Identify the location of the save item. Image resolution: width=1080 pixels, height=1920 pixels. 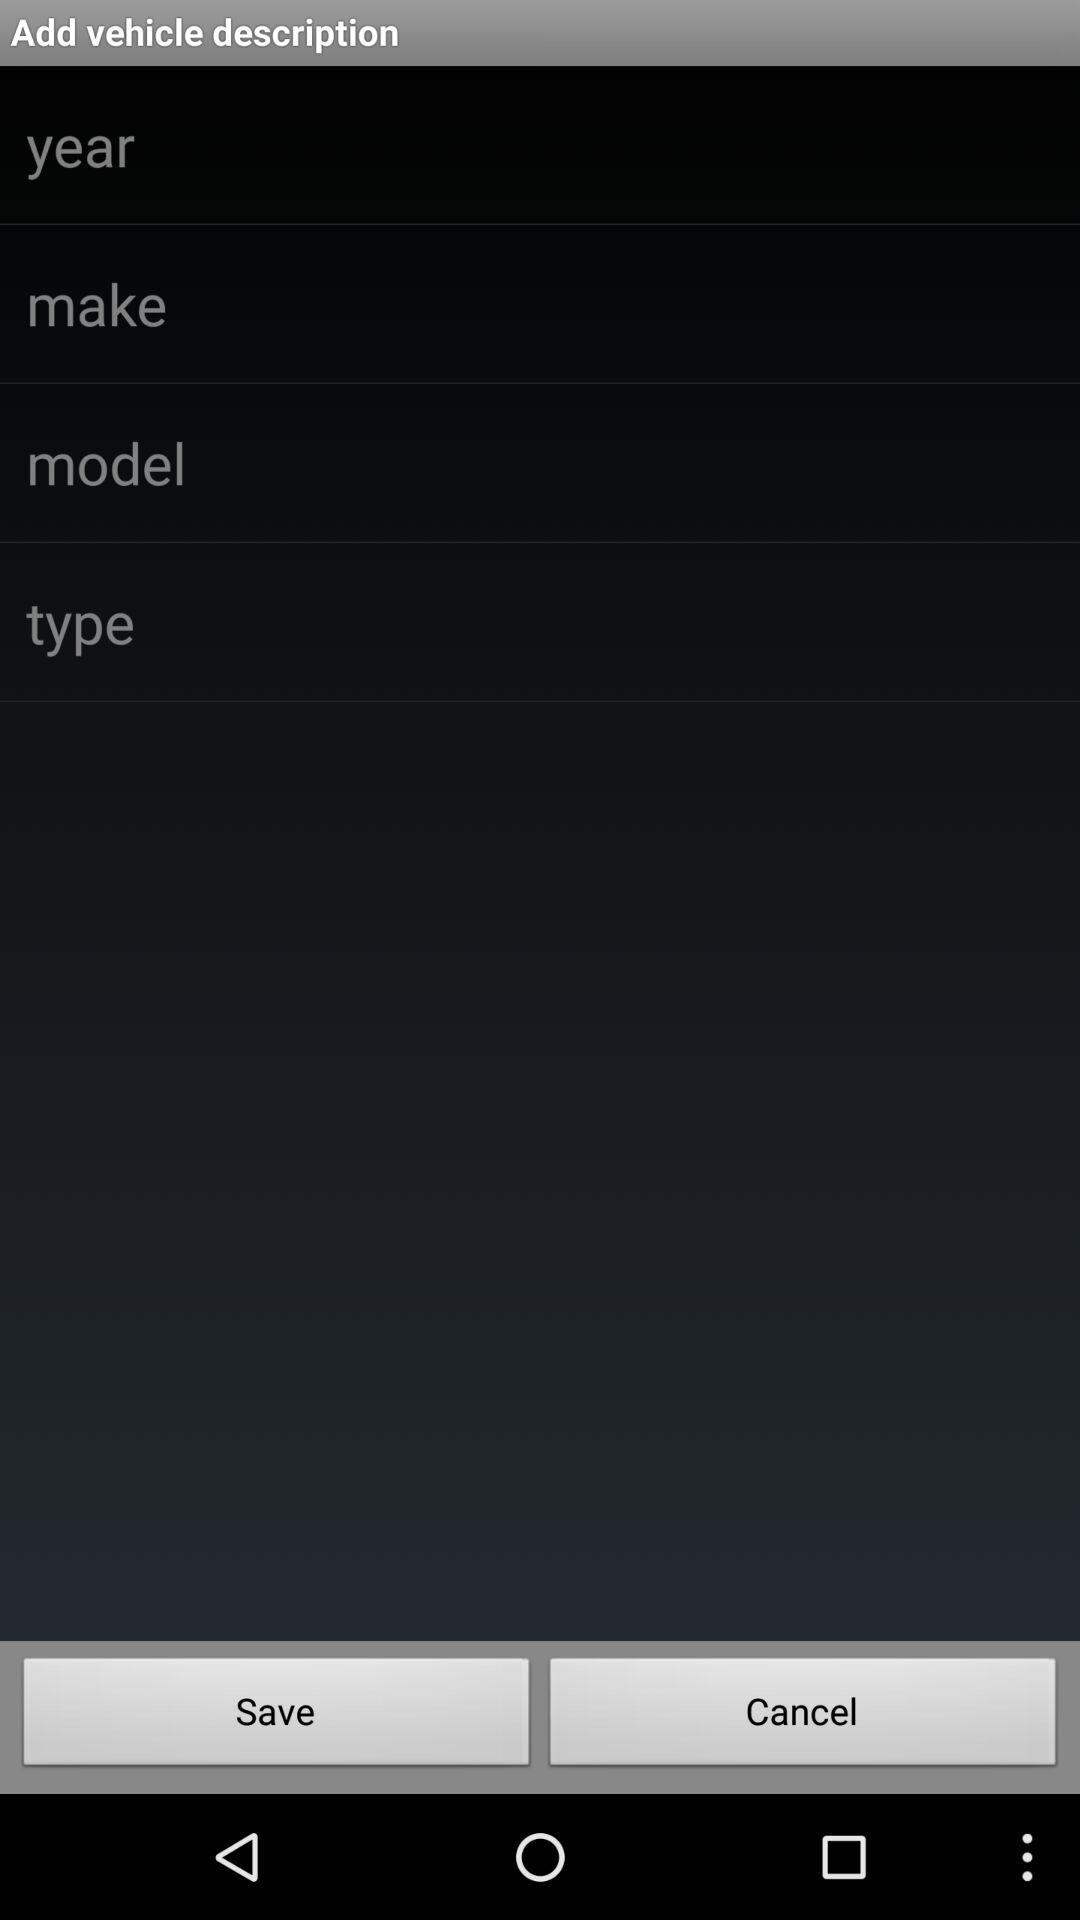
(276, 1716).